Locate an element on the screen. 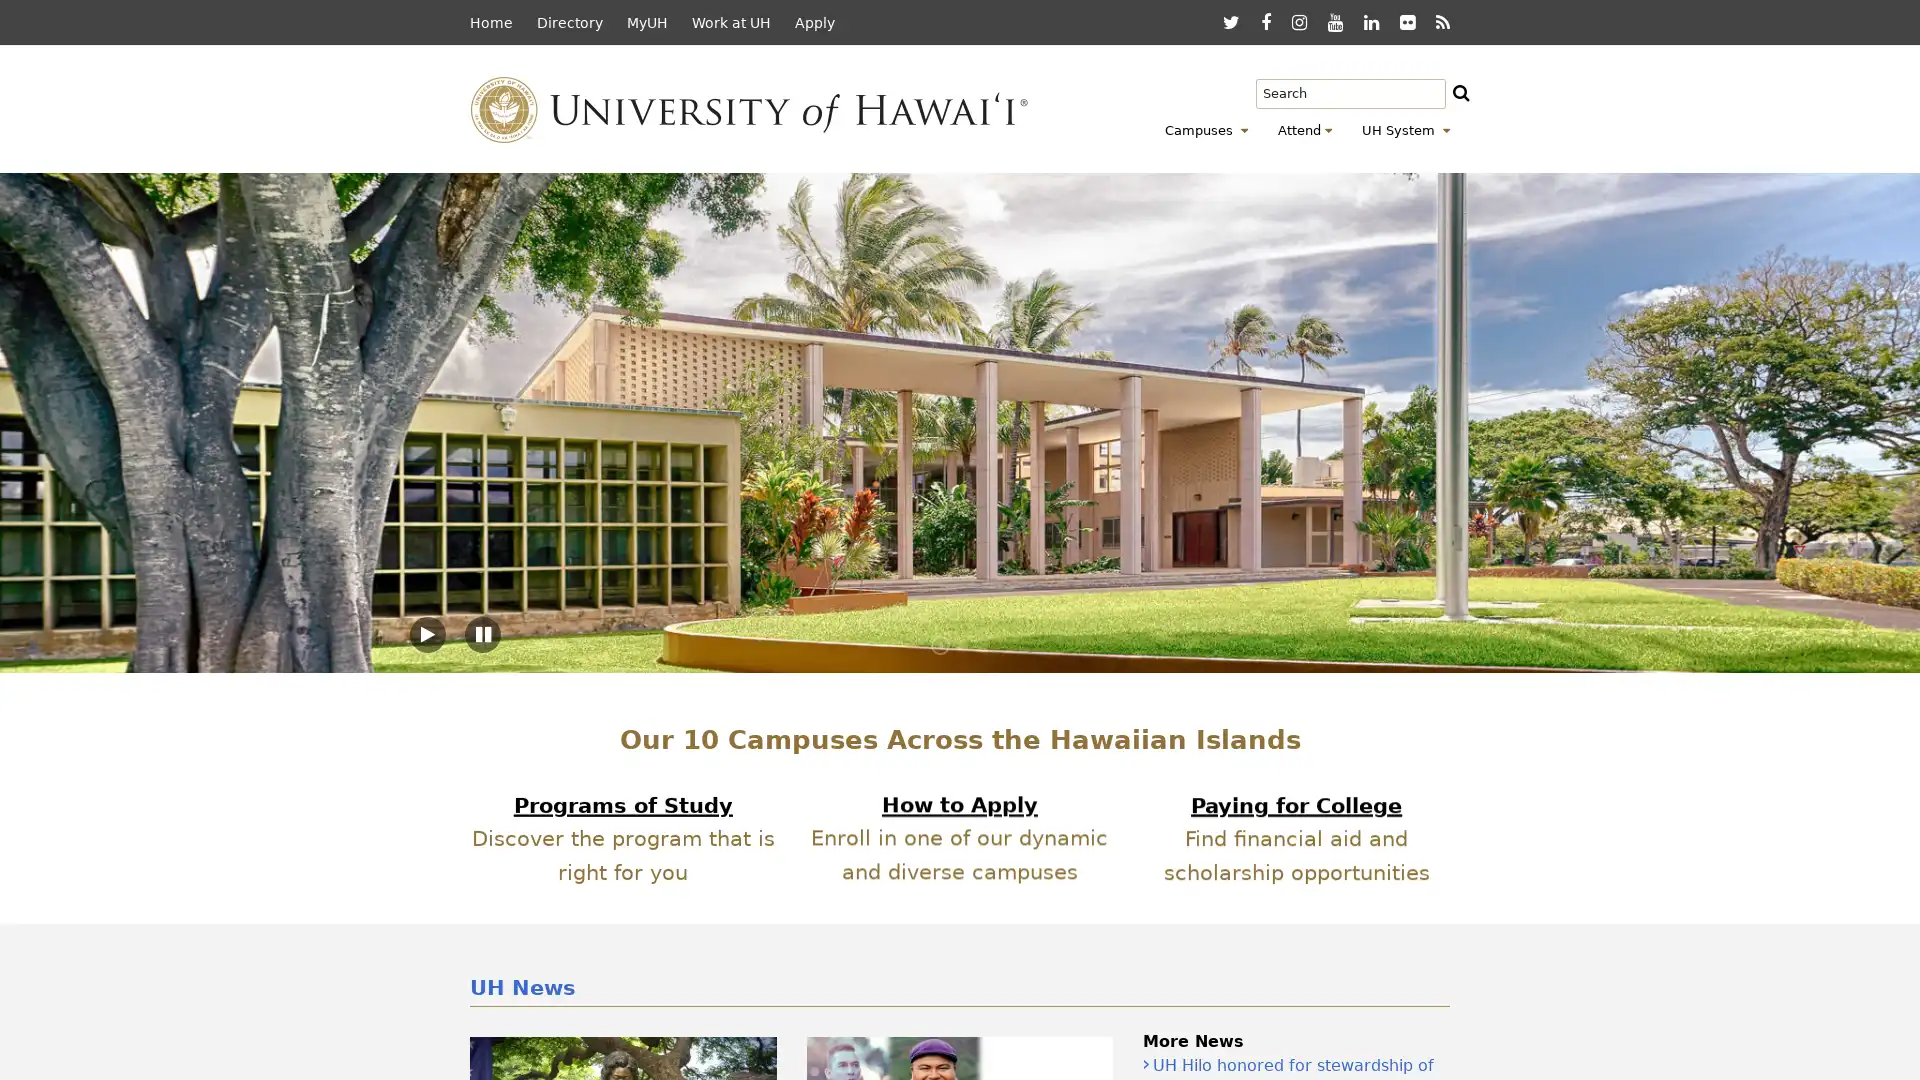 Image resolution: width=1920 pixels, height=1080 pixels. search is located at coordinates (1478, 95).